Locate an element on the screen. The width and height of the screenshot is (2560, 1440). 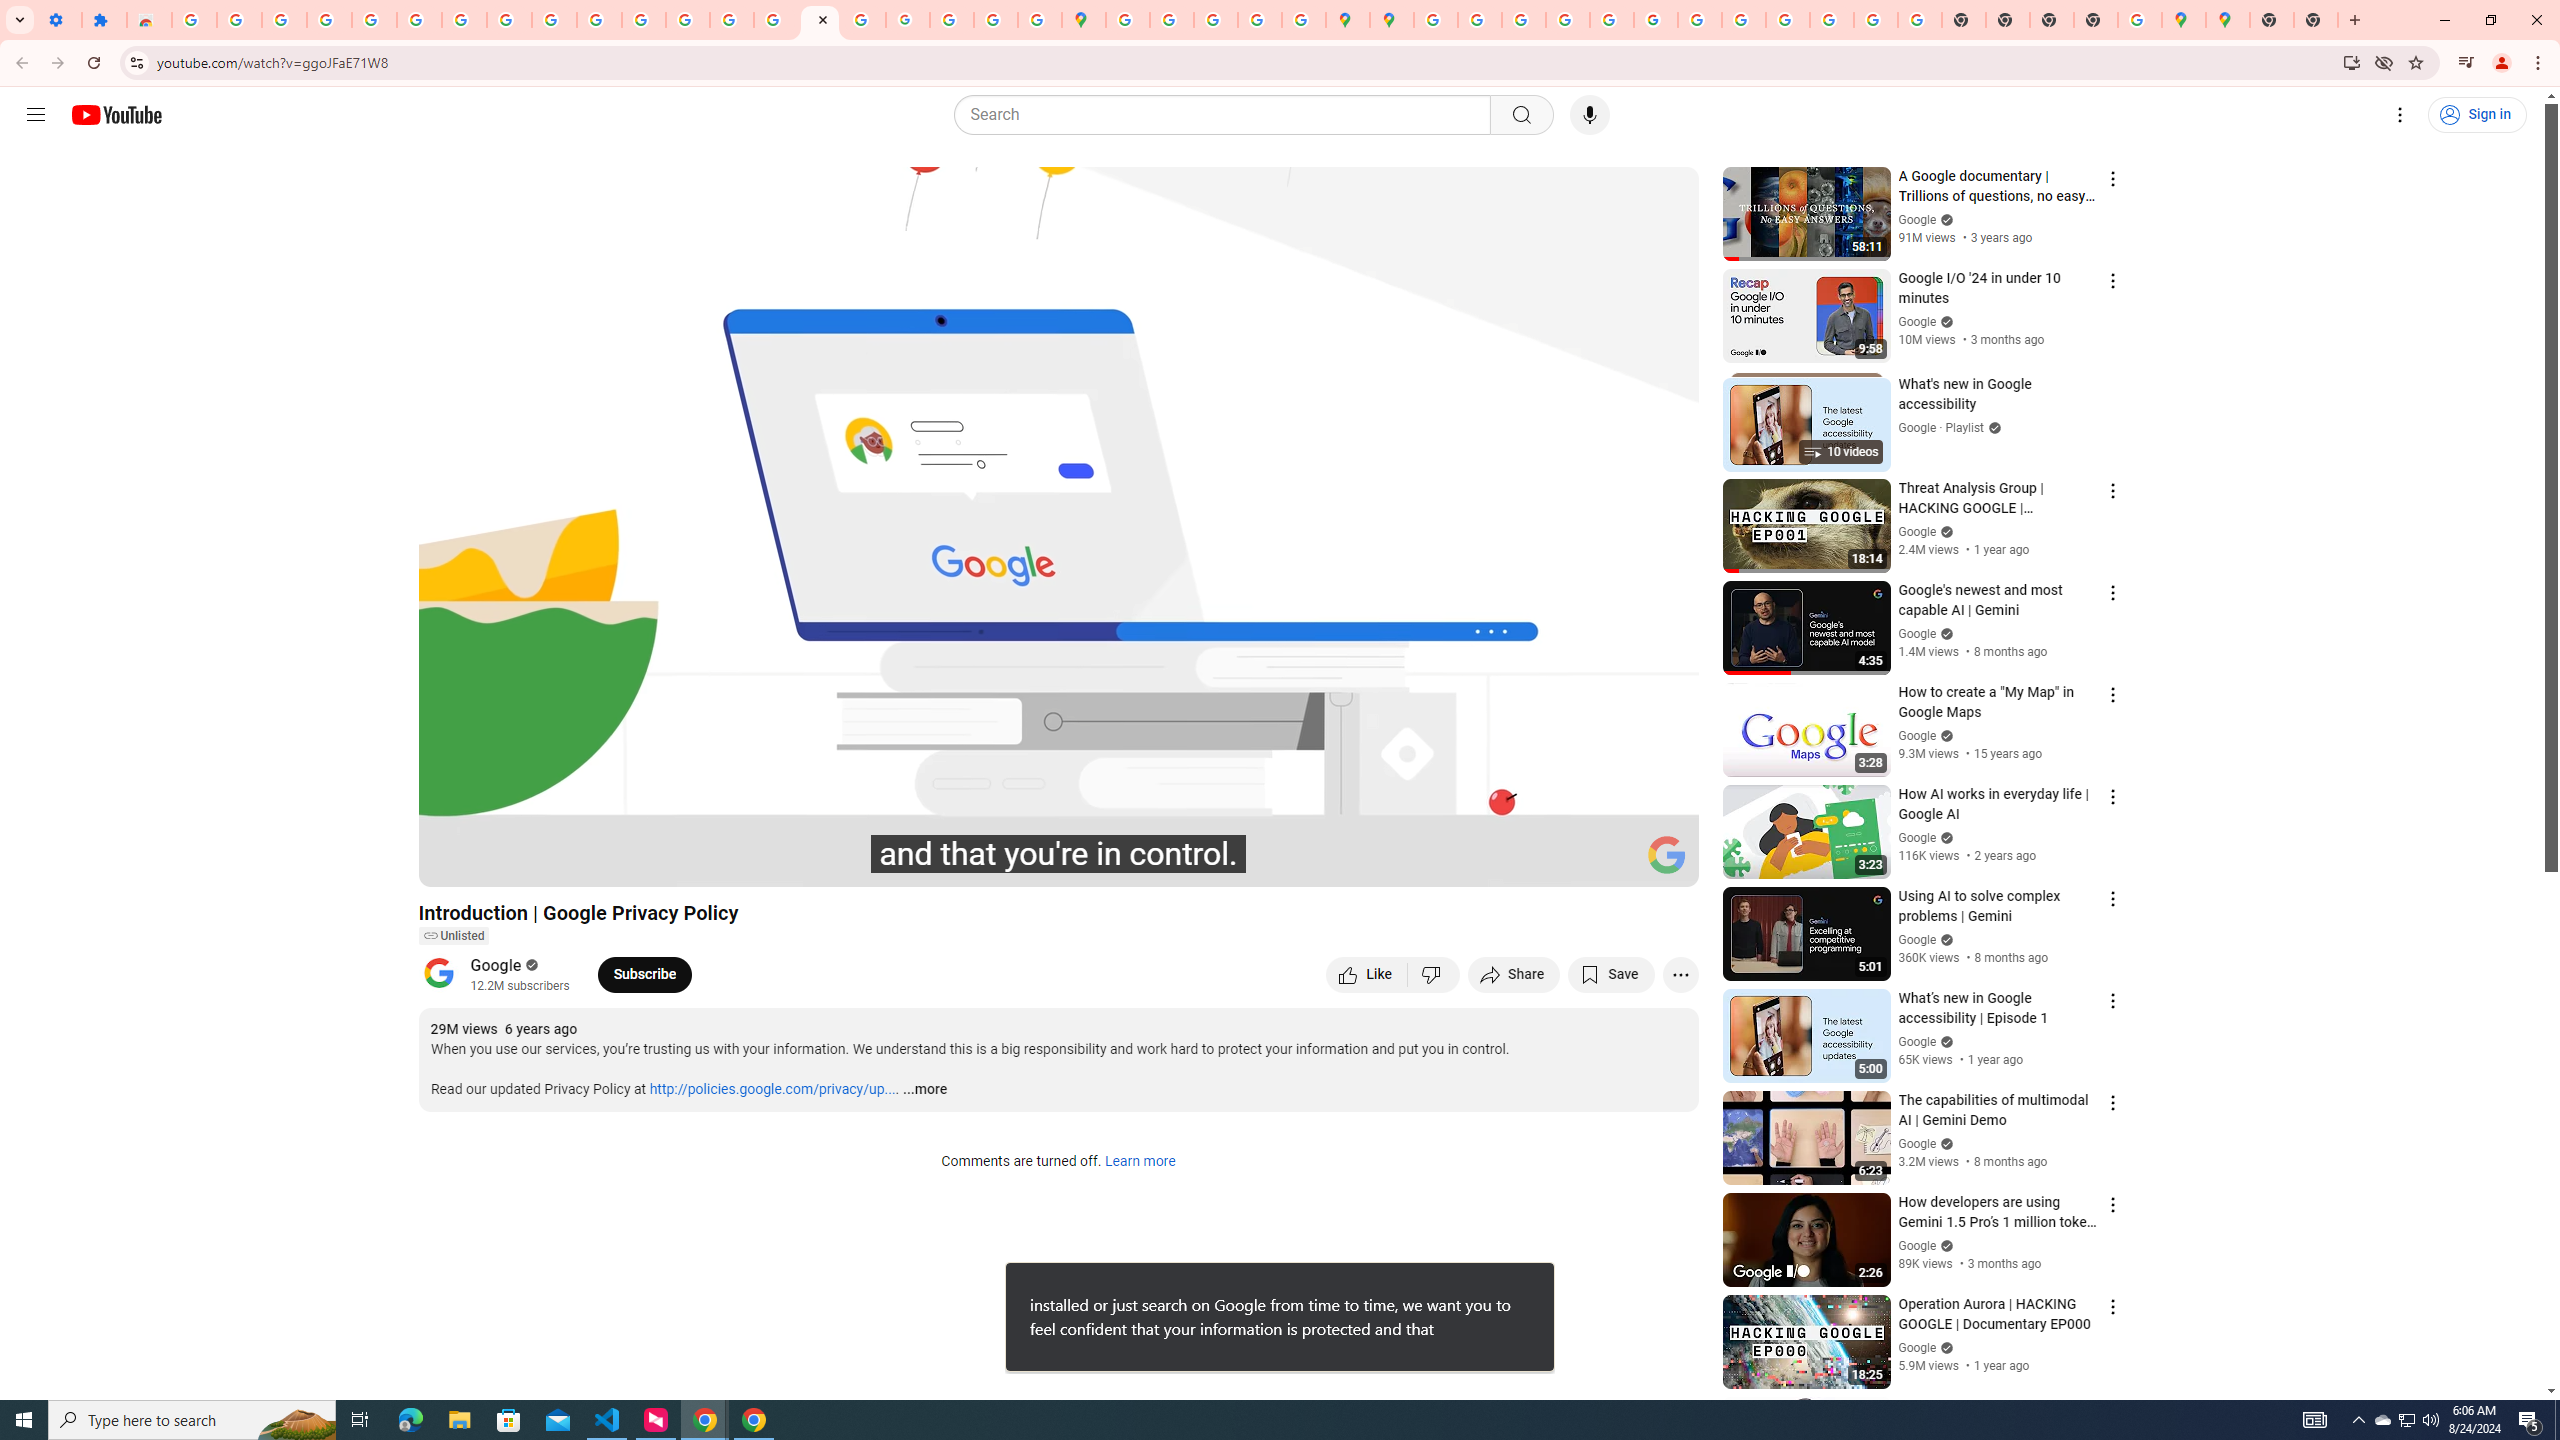
'New Tab' is located at coordinates (2095, 19).